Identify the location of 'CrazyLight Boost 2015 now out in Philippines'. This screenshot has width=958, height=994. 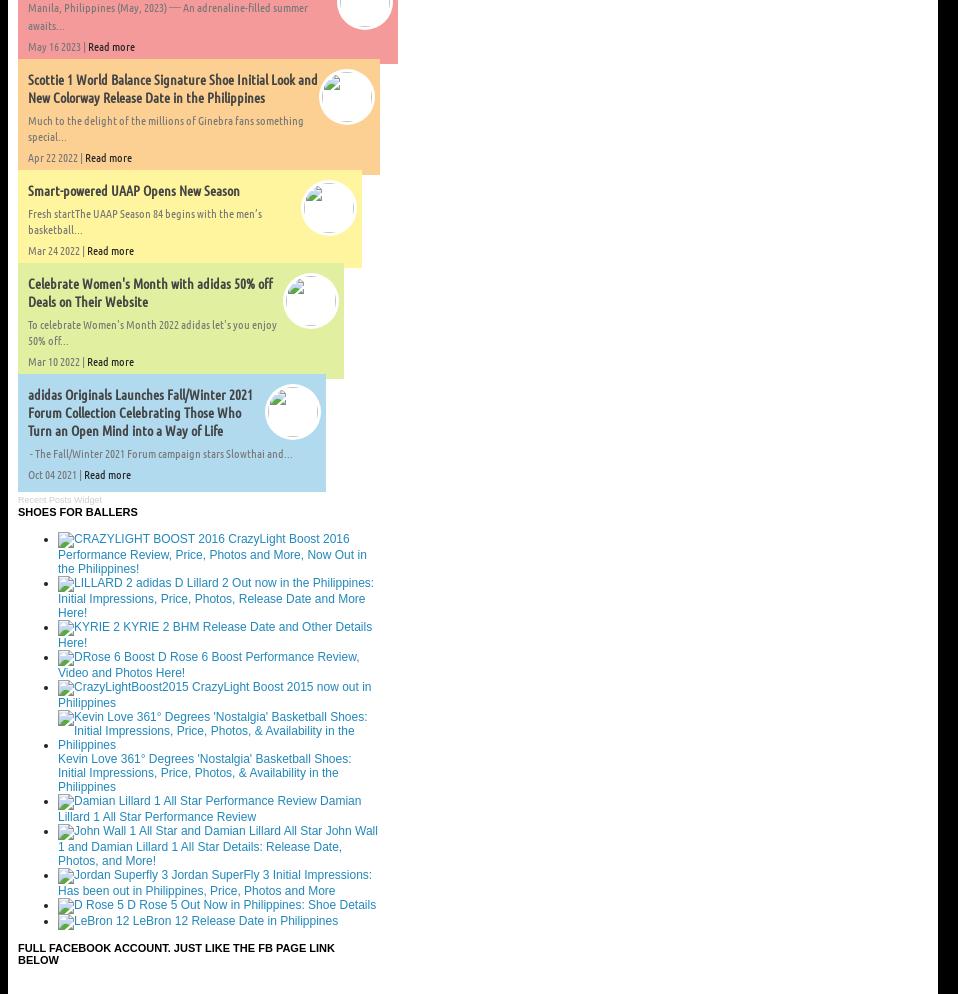
(213, 694).